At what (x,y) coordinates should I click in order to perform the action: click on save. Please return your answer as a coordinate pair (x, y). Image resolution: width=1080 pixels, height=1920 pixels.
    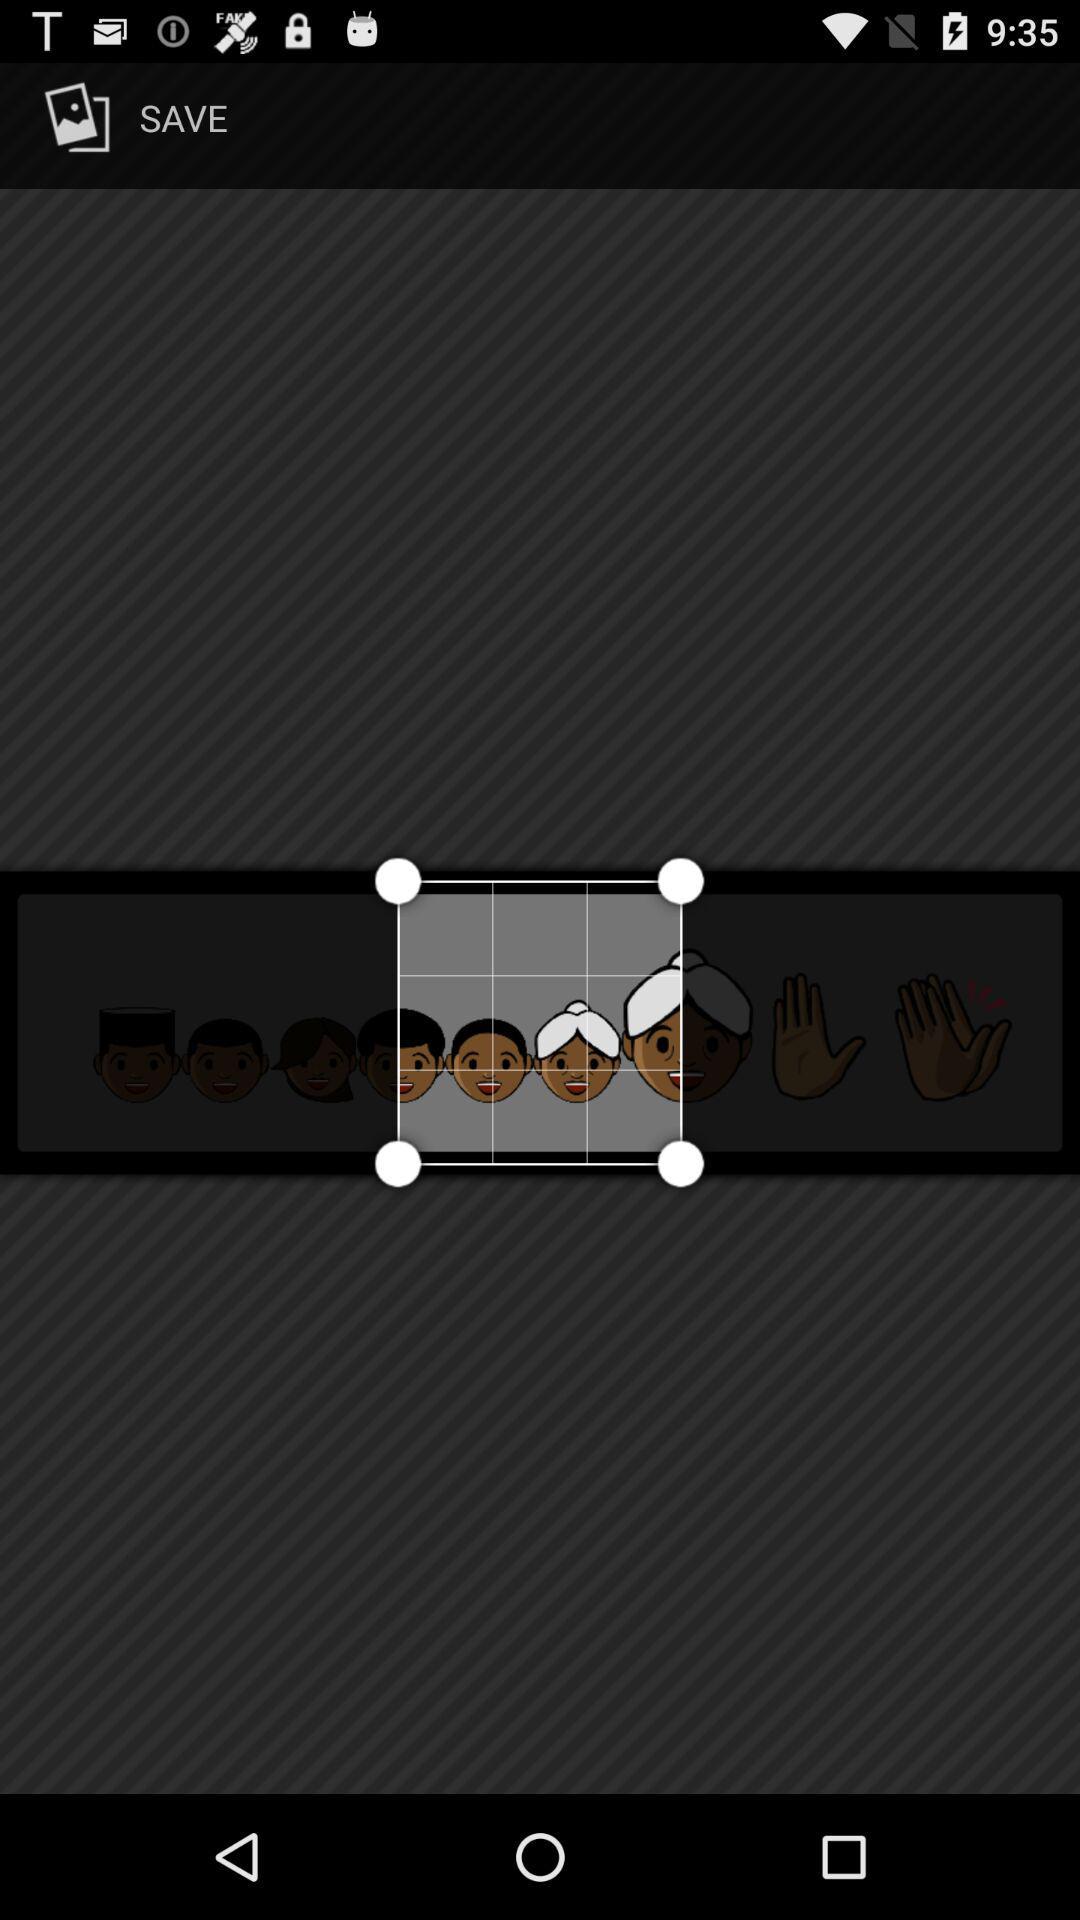
    Looking at the image, I should click on (132, 124).